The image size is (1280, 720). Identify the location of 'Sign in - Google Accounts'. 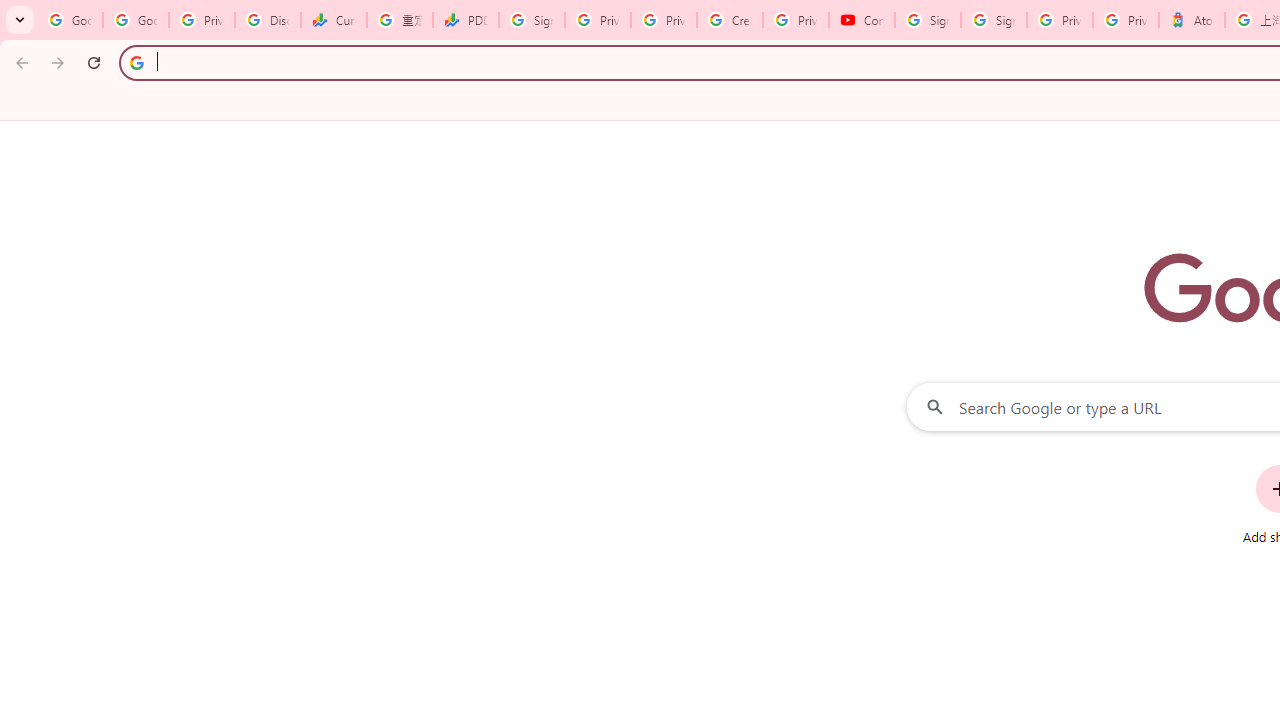
(993, 20).